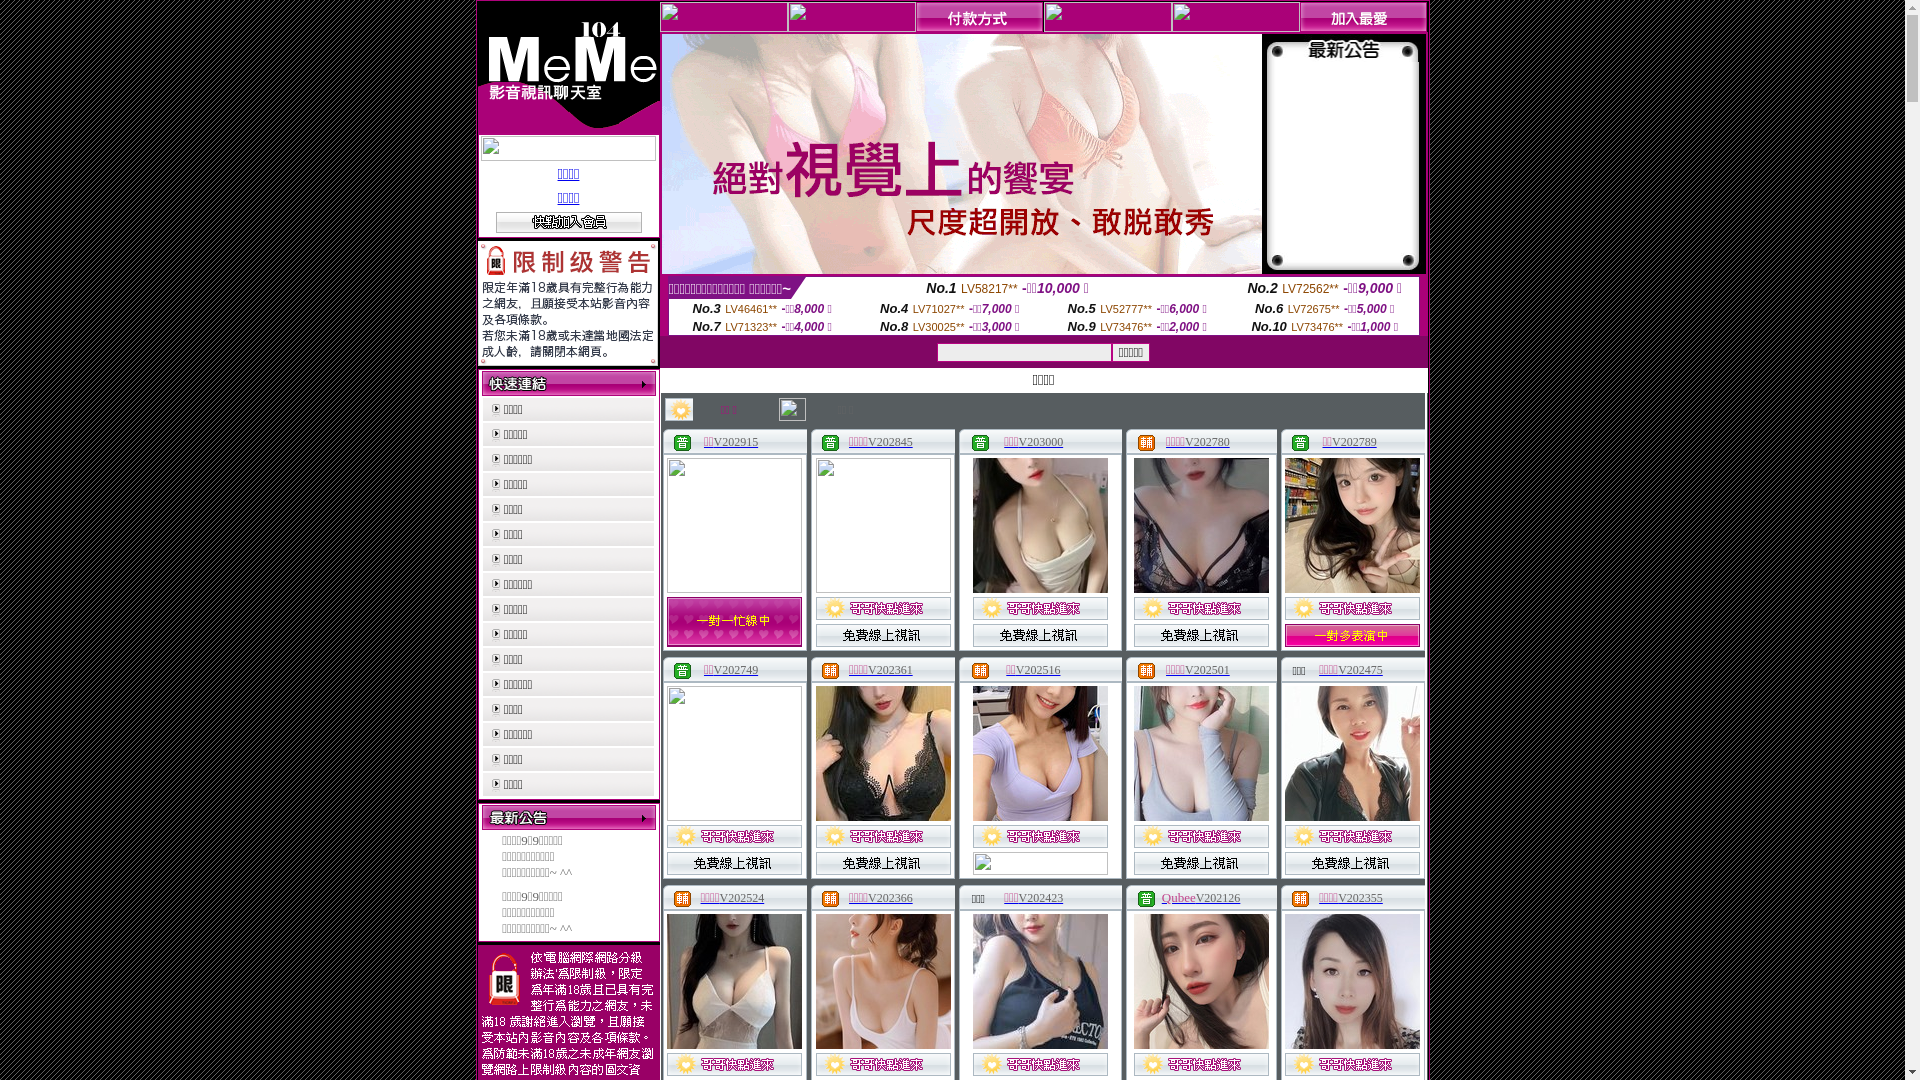  Describe the element at coordinates (889, 670) in the screenshot. I see `'V202361'` at that location.